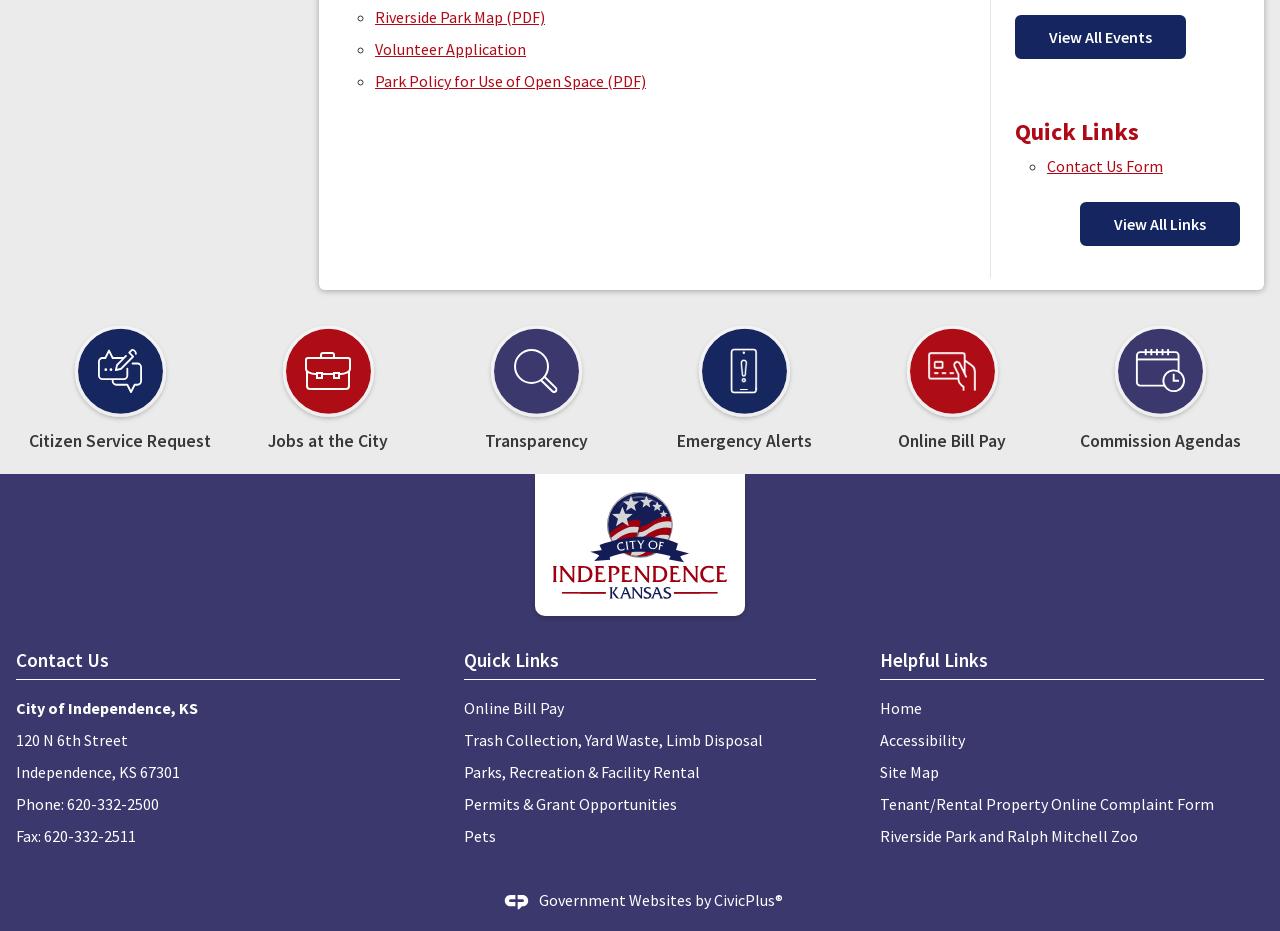 The image size is (1280, 931). I want to click on 'Emergency Alerts', so click(742, 440).